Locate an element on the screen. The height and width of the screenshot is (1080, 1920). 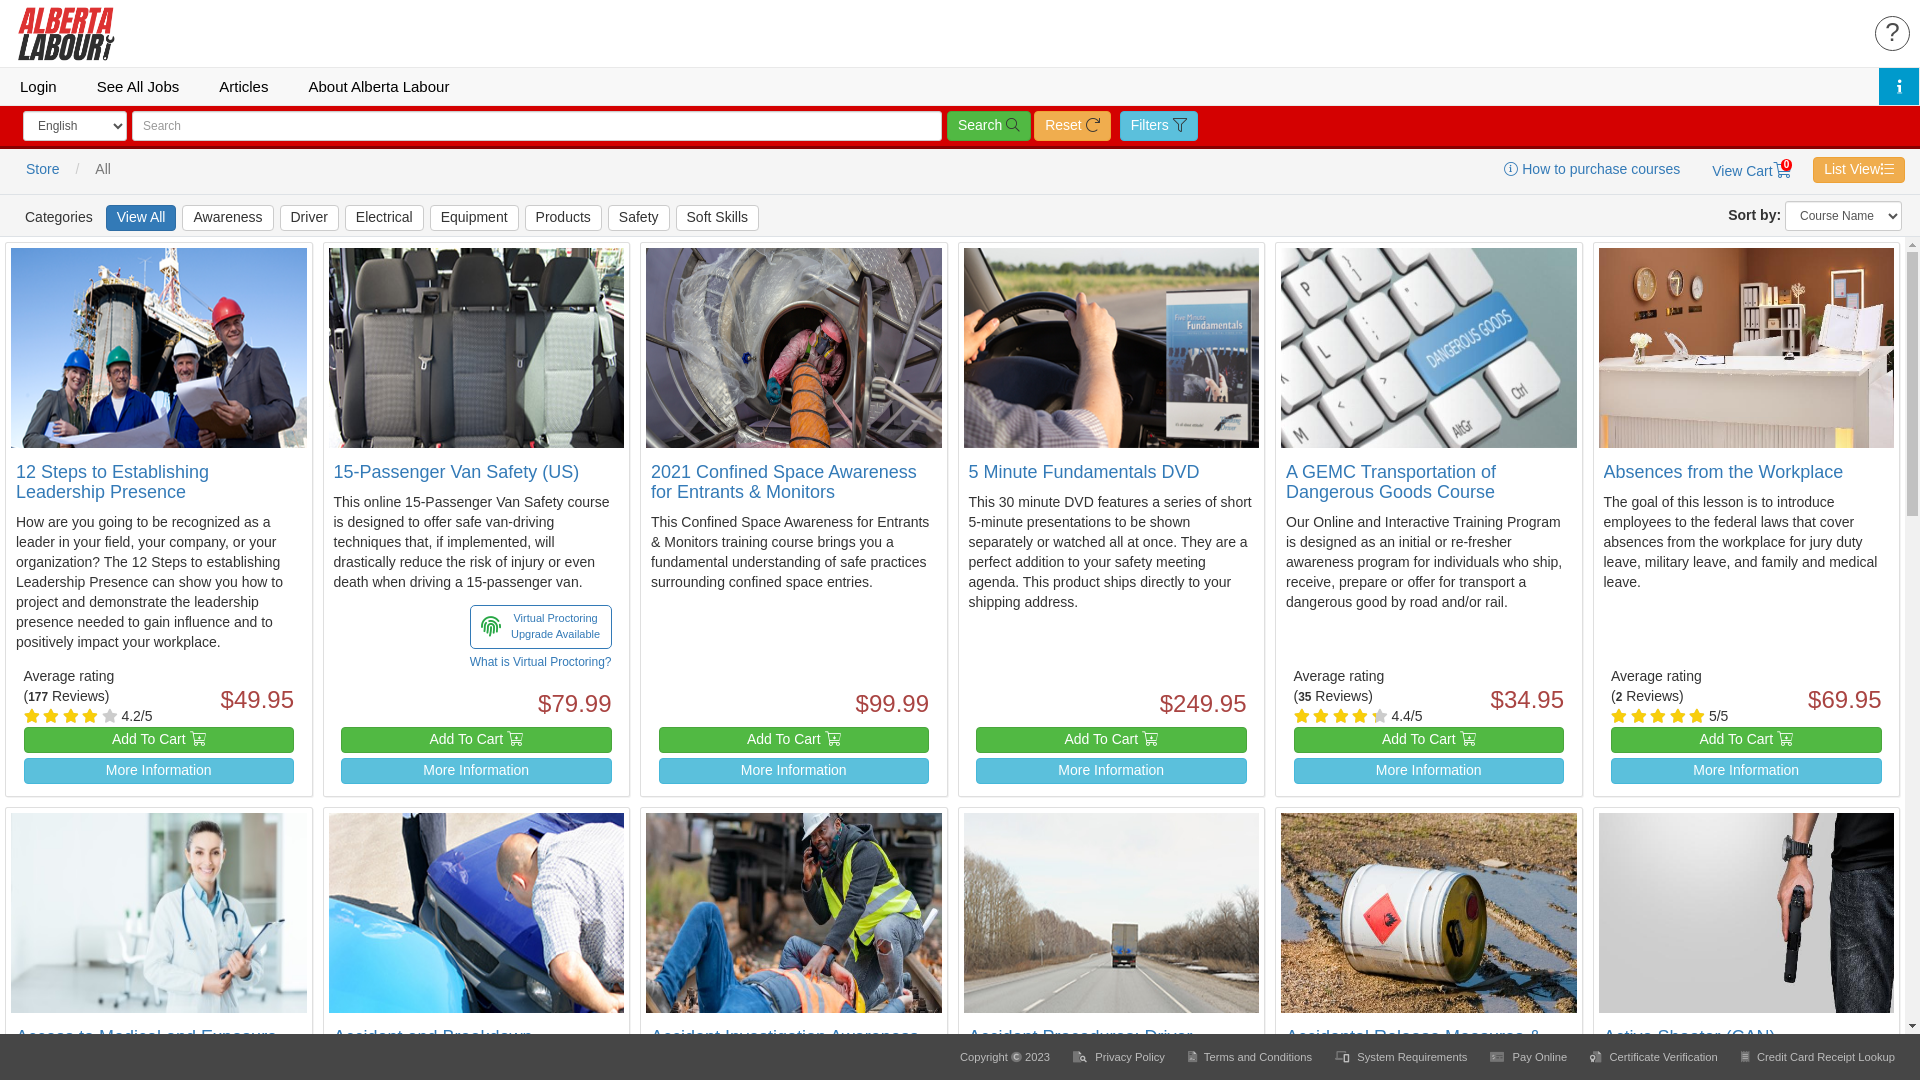
'Terms and Conditions' is located at coordinates (1250, 1055).